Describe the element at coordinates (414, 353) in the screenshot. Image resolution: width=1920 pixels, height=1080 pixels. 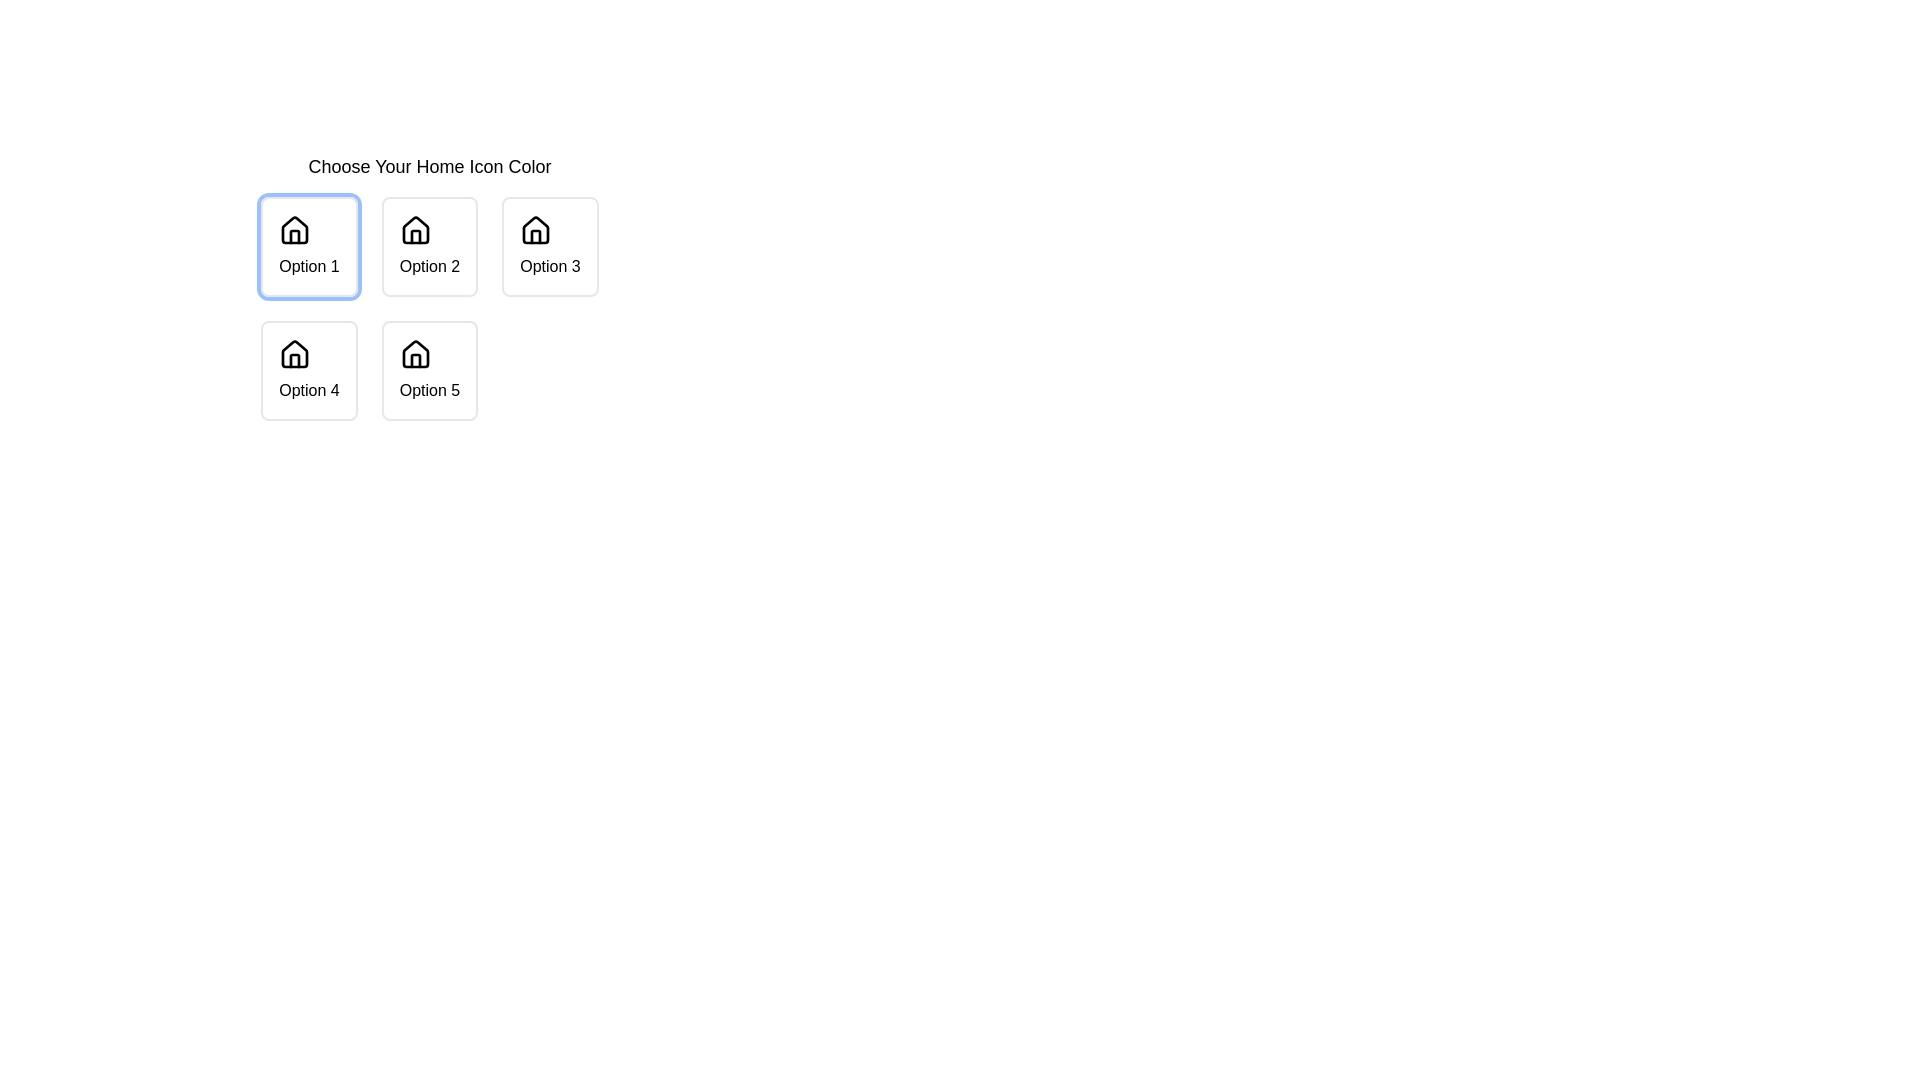
I see `the home icon, which is the second icon in the bottom row labeled 'Option 5'` at that location.